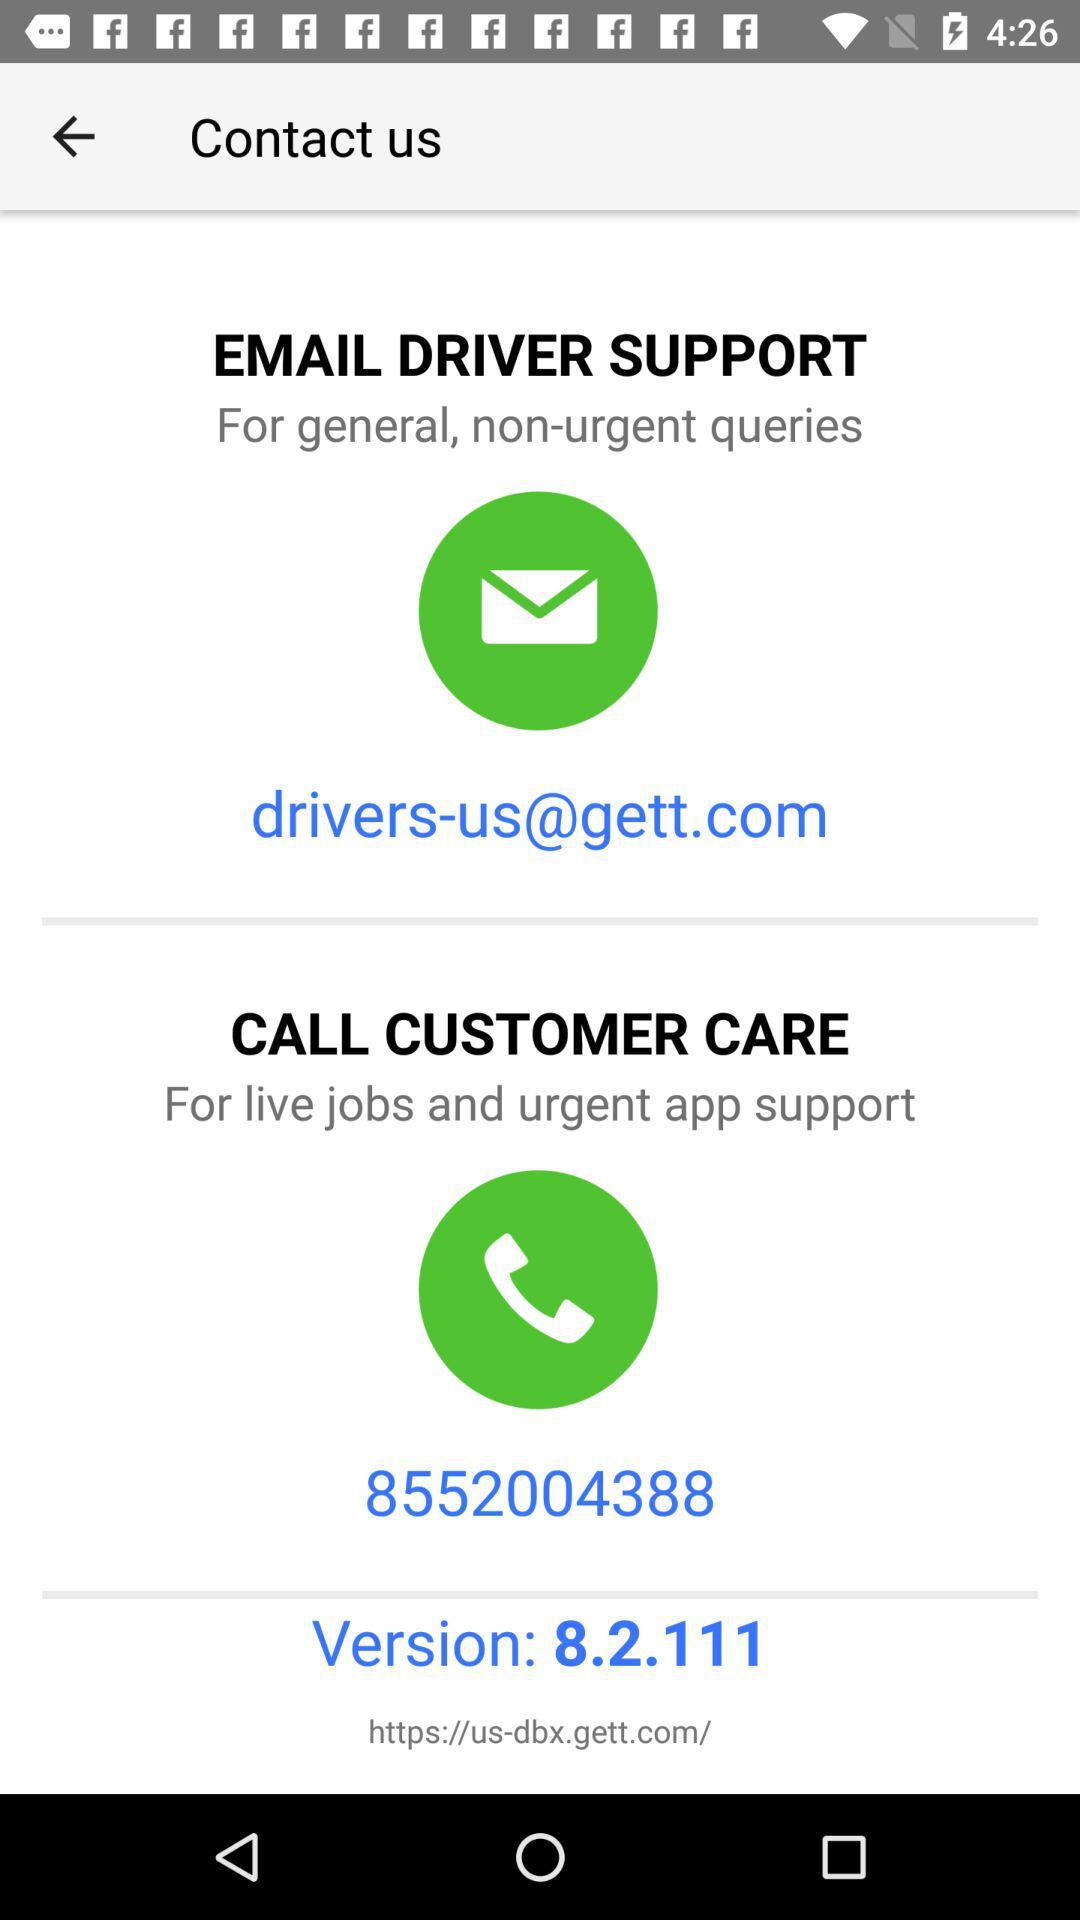  What do you see at coordinates (540, 1491) in the screenshot?
I see `8552004388 icon` at bounding box center [540, 1491].